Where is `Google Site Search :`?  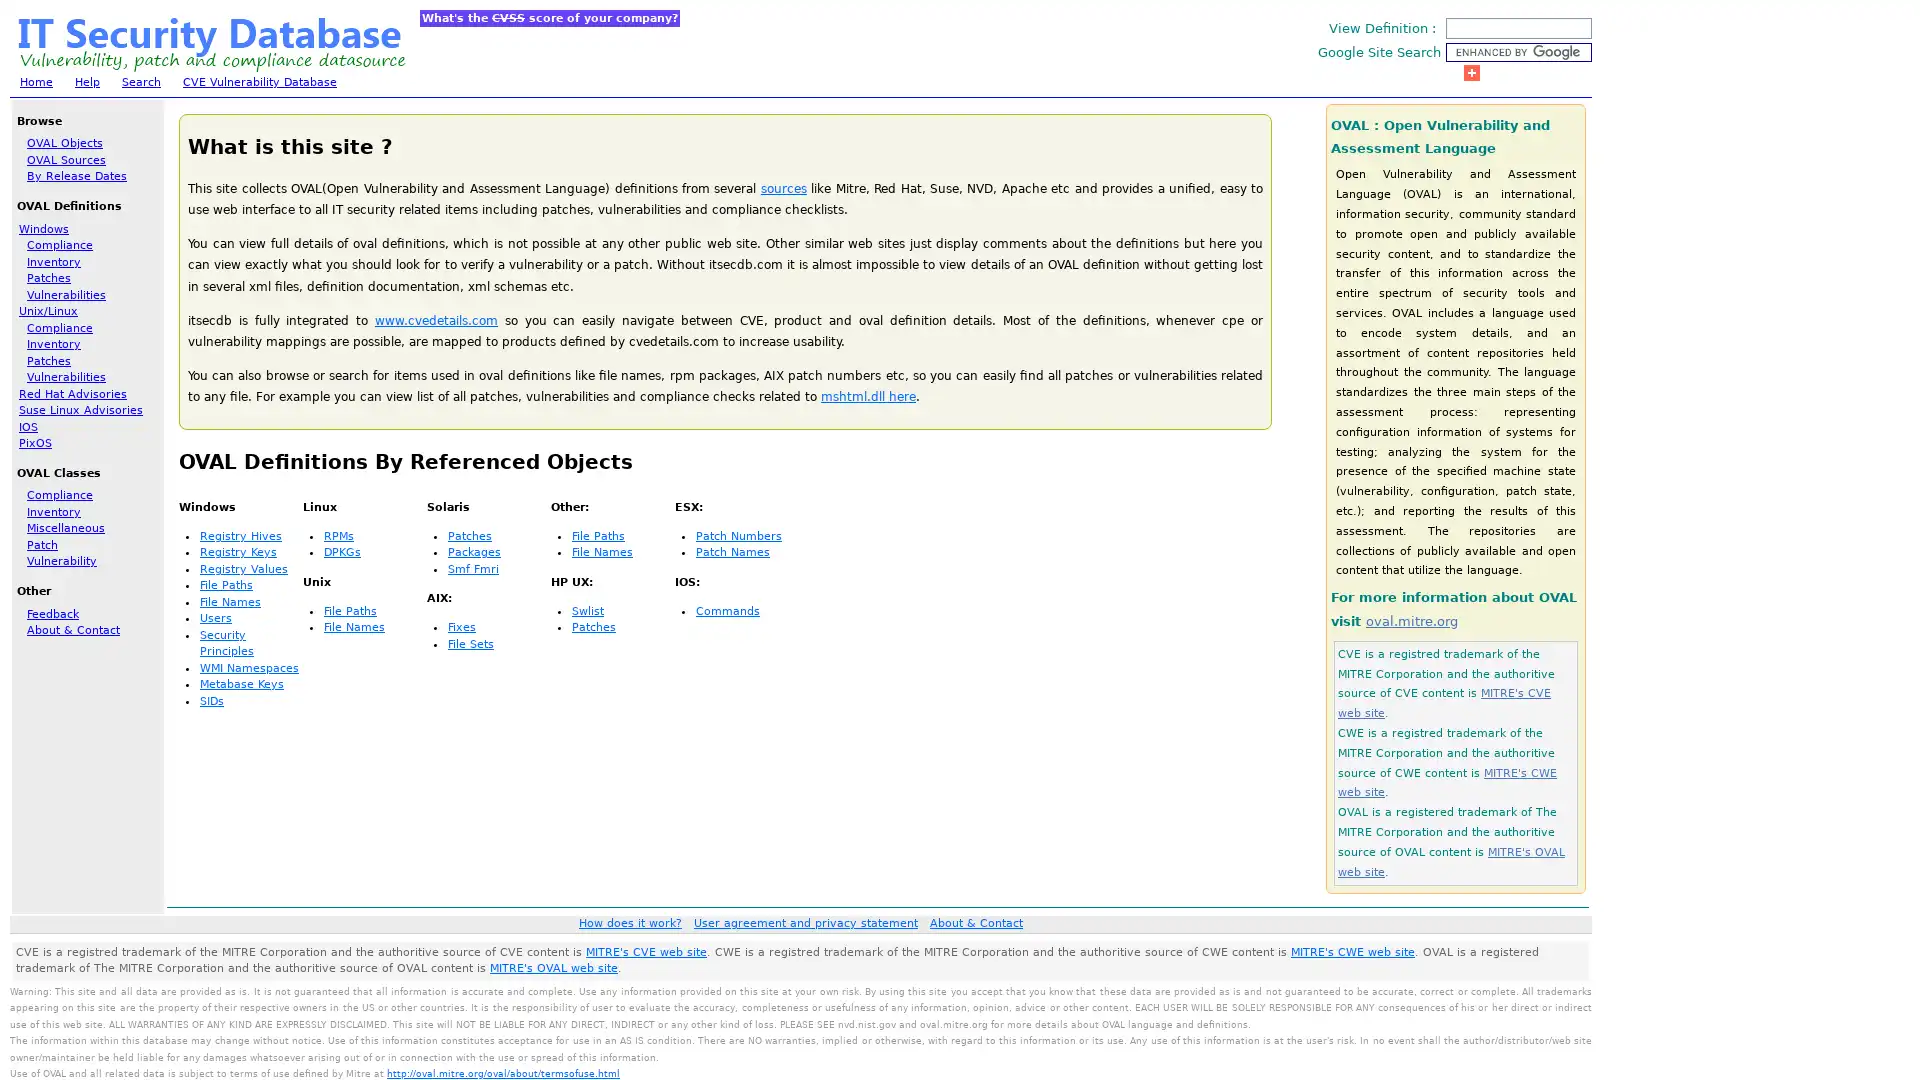
Google Site Search : is located at coordinates (1376, 51).